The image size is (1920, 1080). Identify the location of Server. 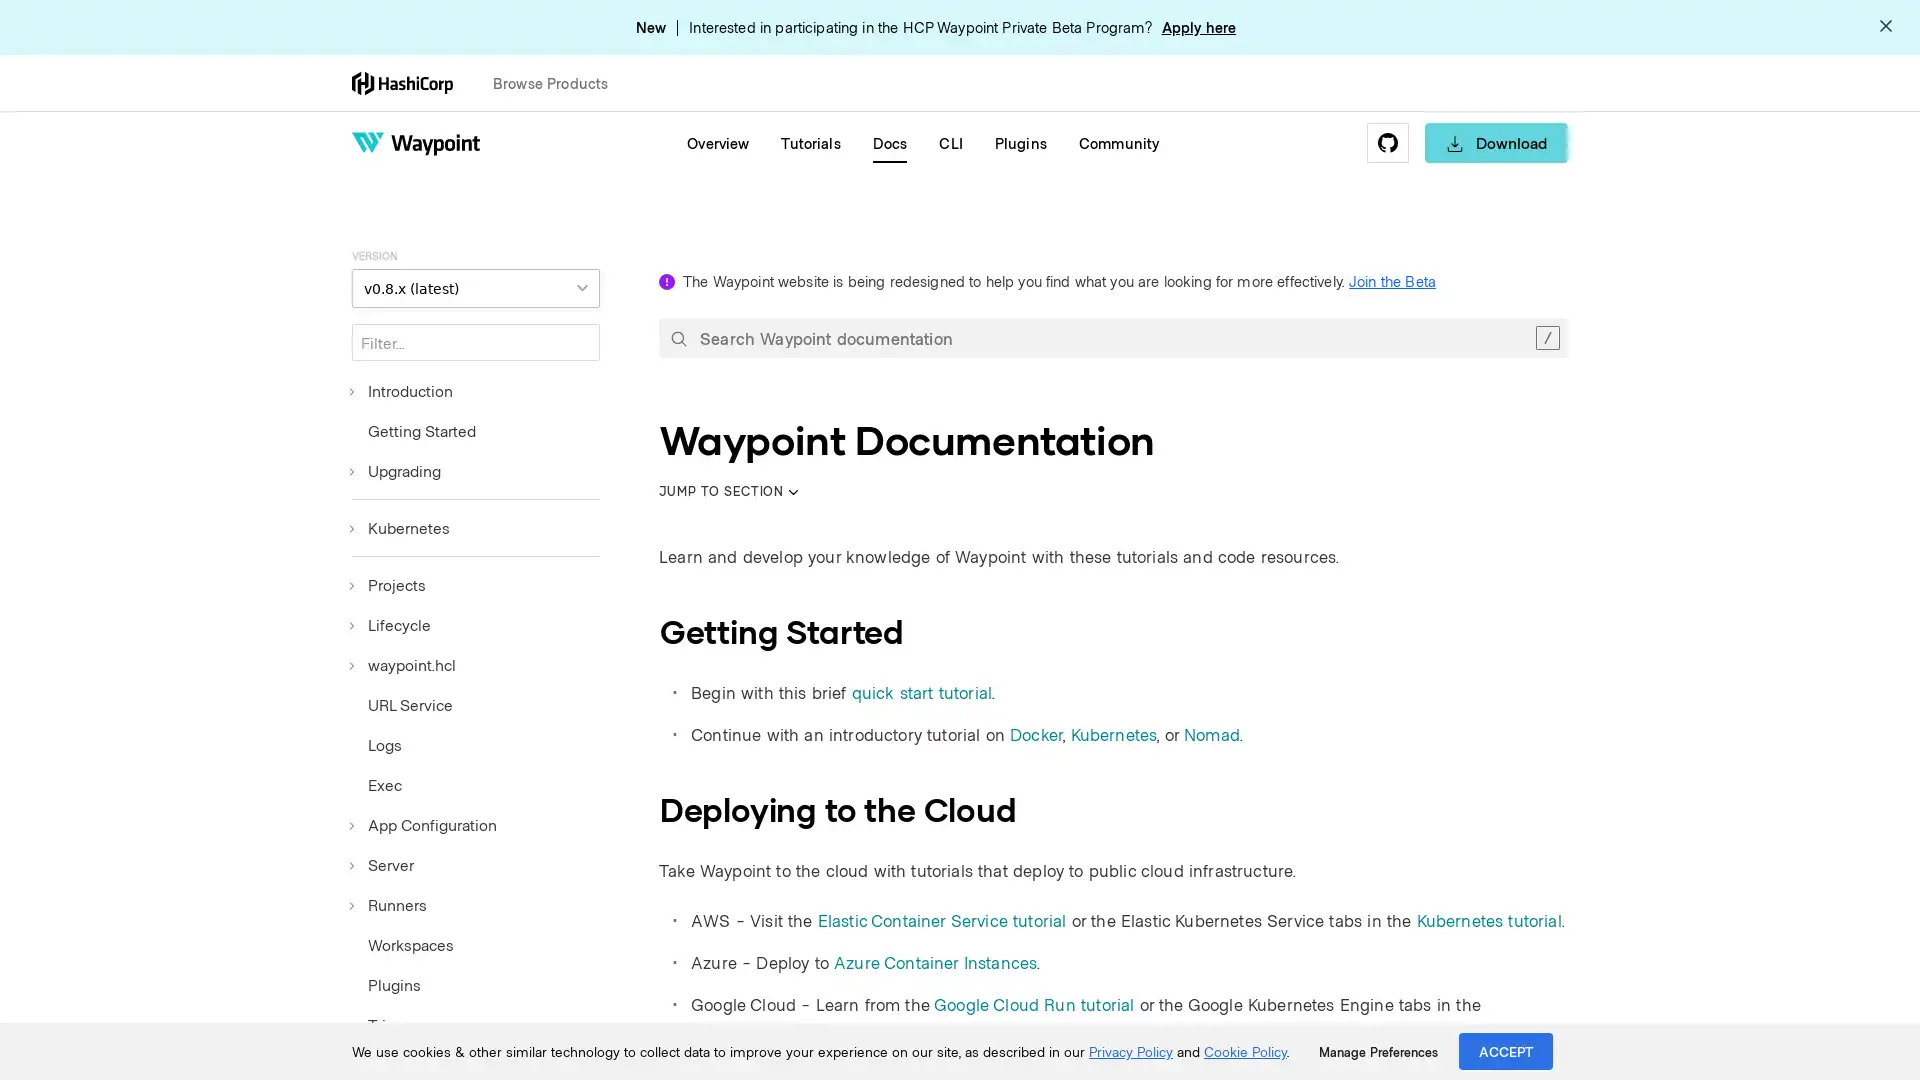
(383, 863).